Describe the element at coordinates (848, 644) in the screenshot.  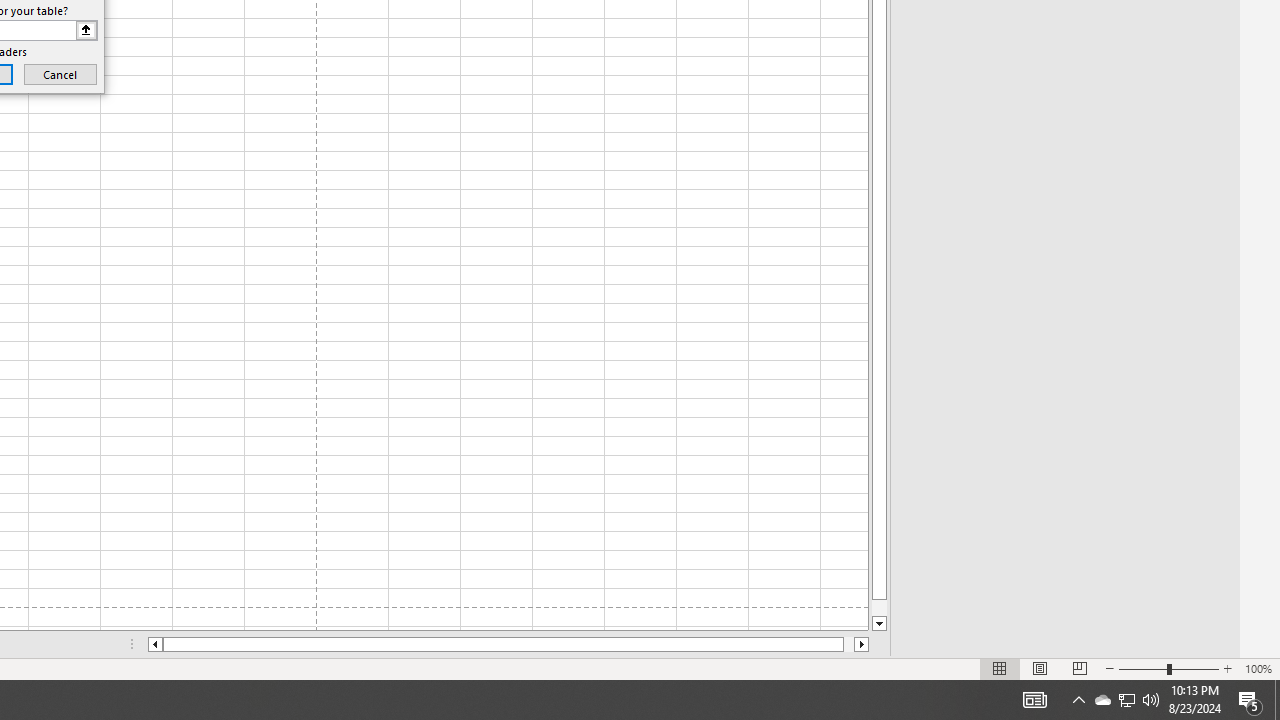
I see `'Page right'` at that location.